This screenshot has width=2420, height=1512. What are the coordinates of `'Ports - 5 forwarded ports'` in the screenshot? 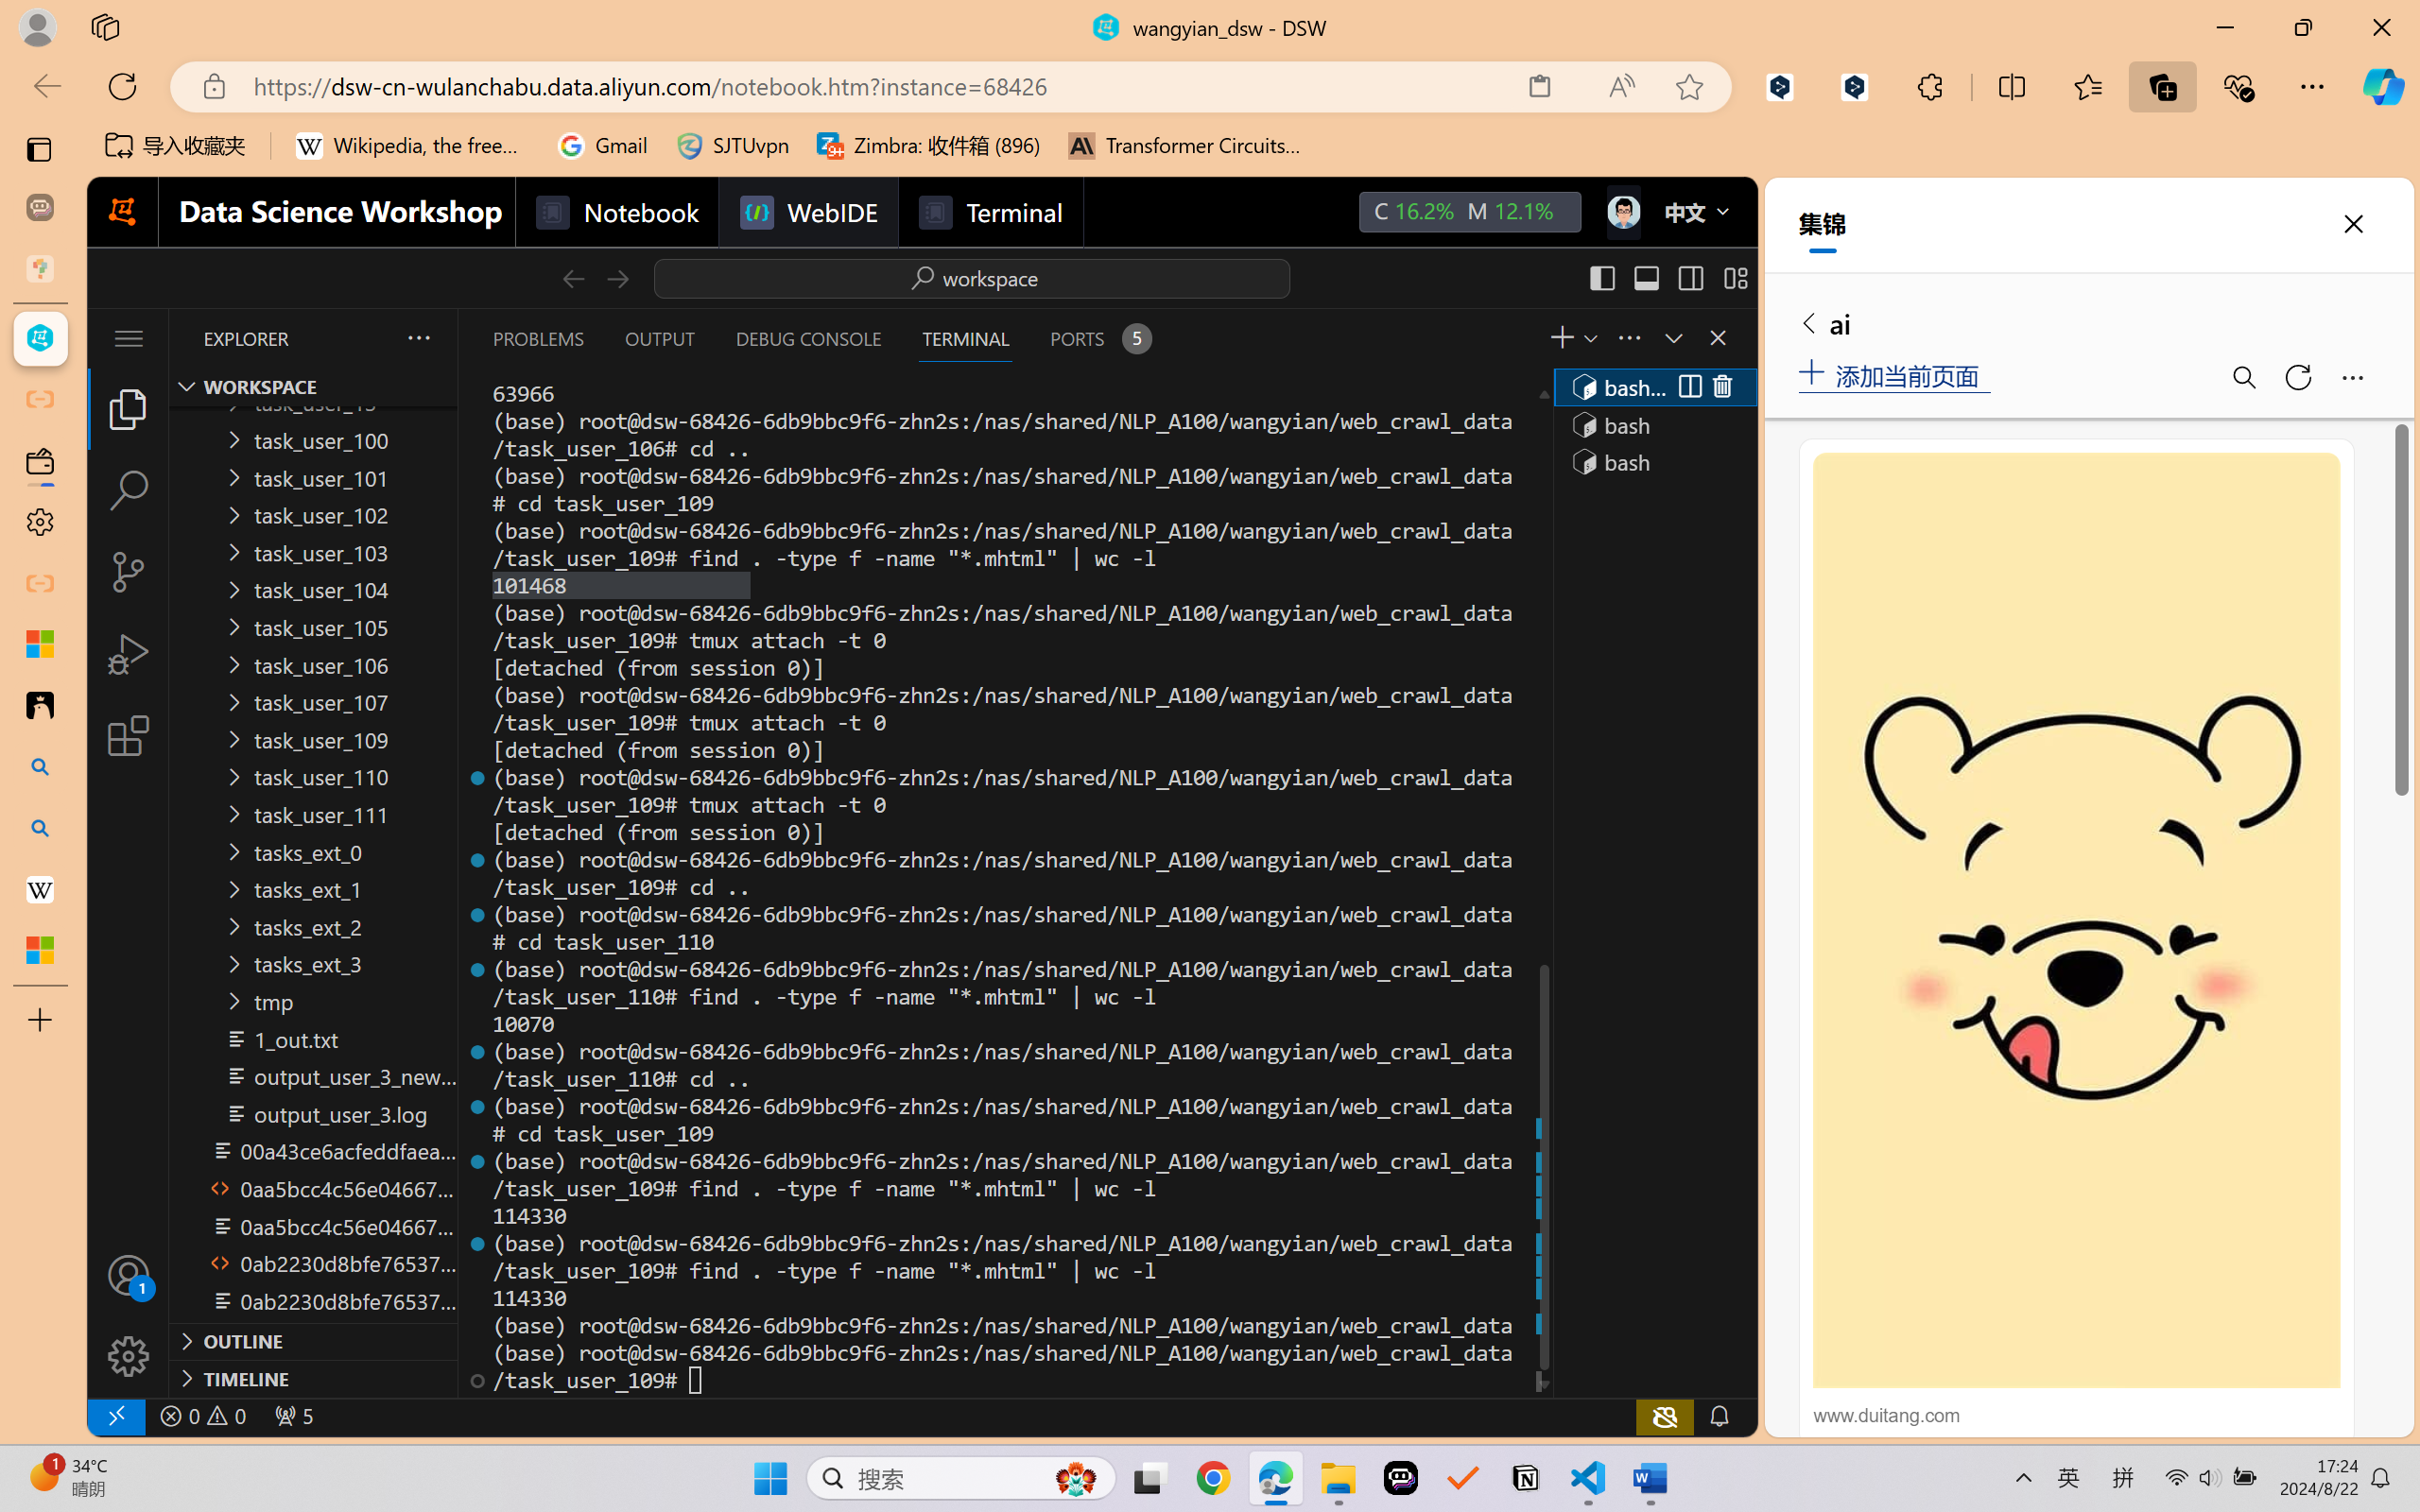 It's located at (1098, 337).